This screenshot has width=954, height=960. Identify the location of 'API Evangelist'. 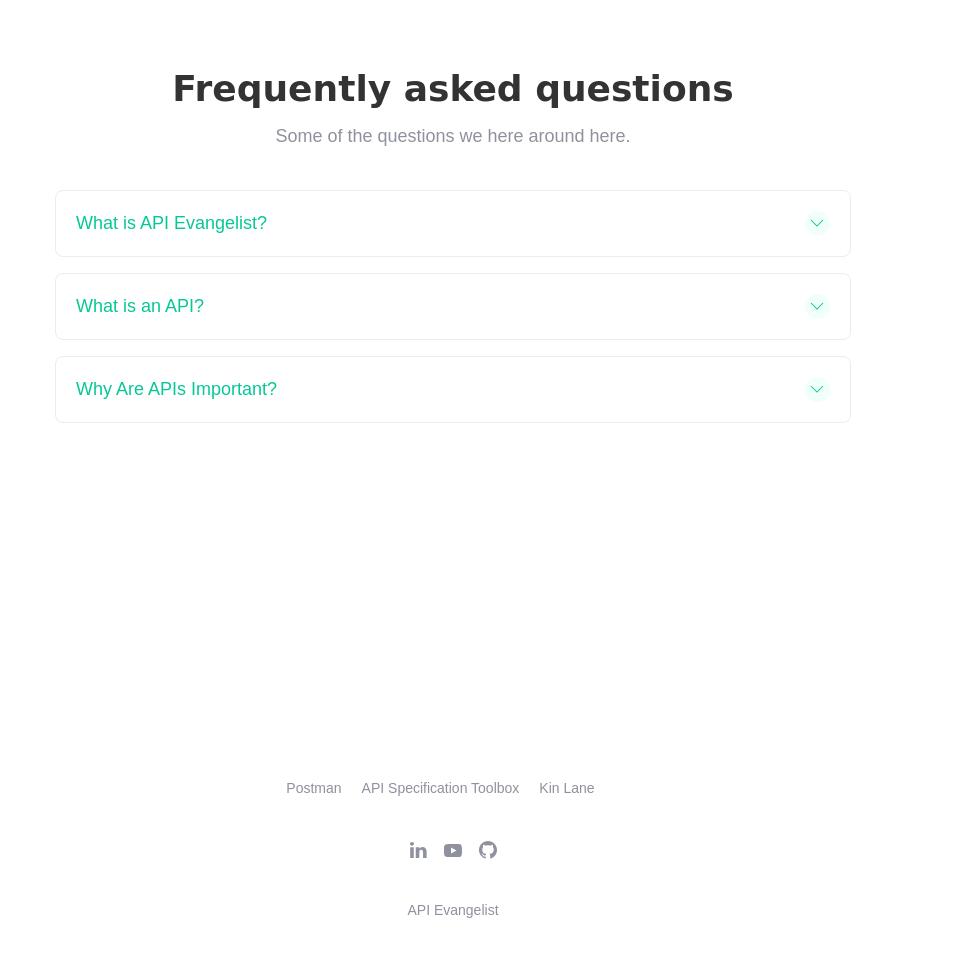
(452, 909).